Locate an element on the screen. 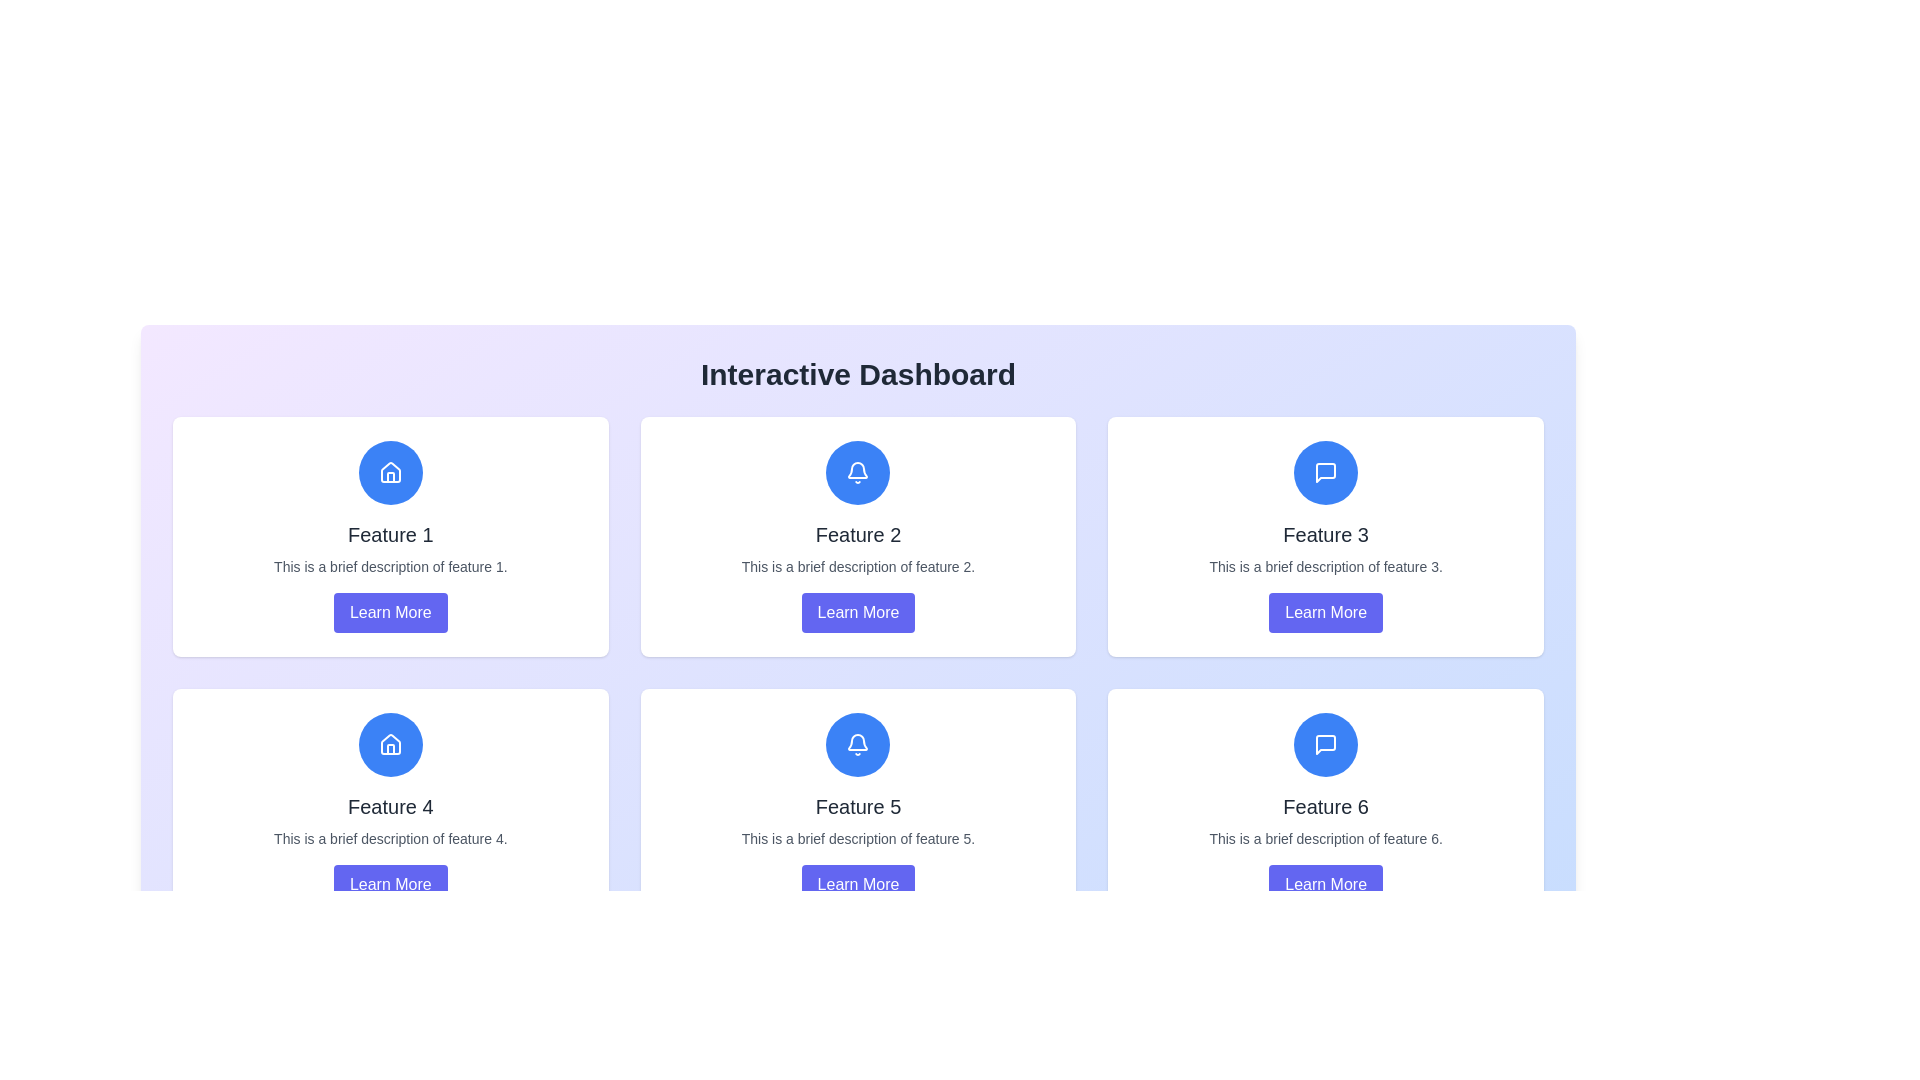 The width and height of the screenshot is (1920, 1080). the 'Feature 5' icon located at the top part of the 'Feature 5' card, directly above the text 'Feature 5' is located at coordinates (858, 744).